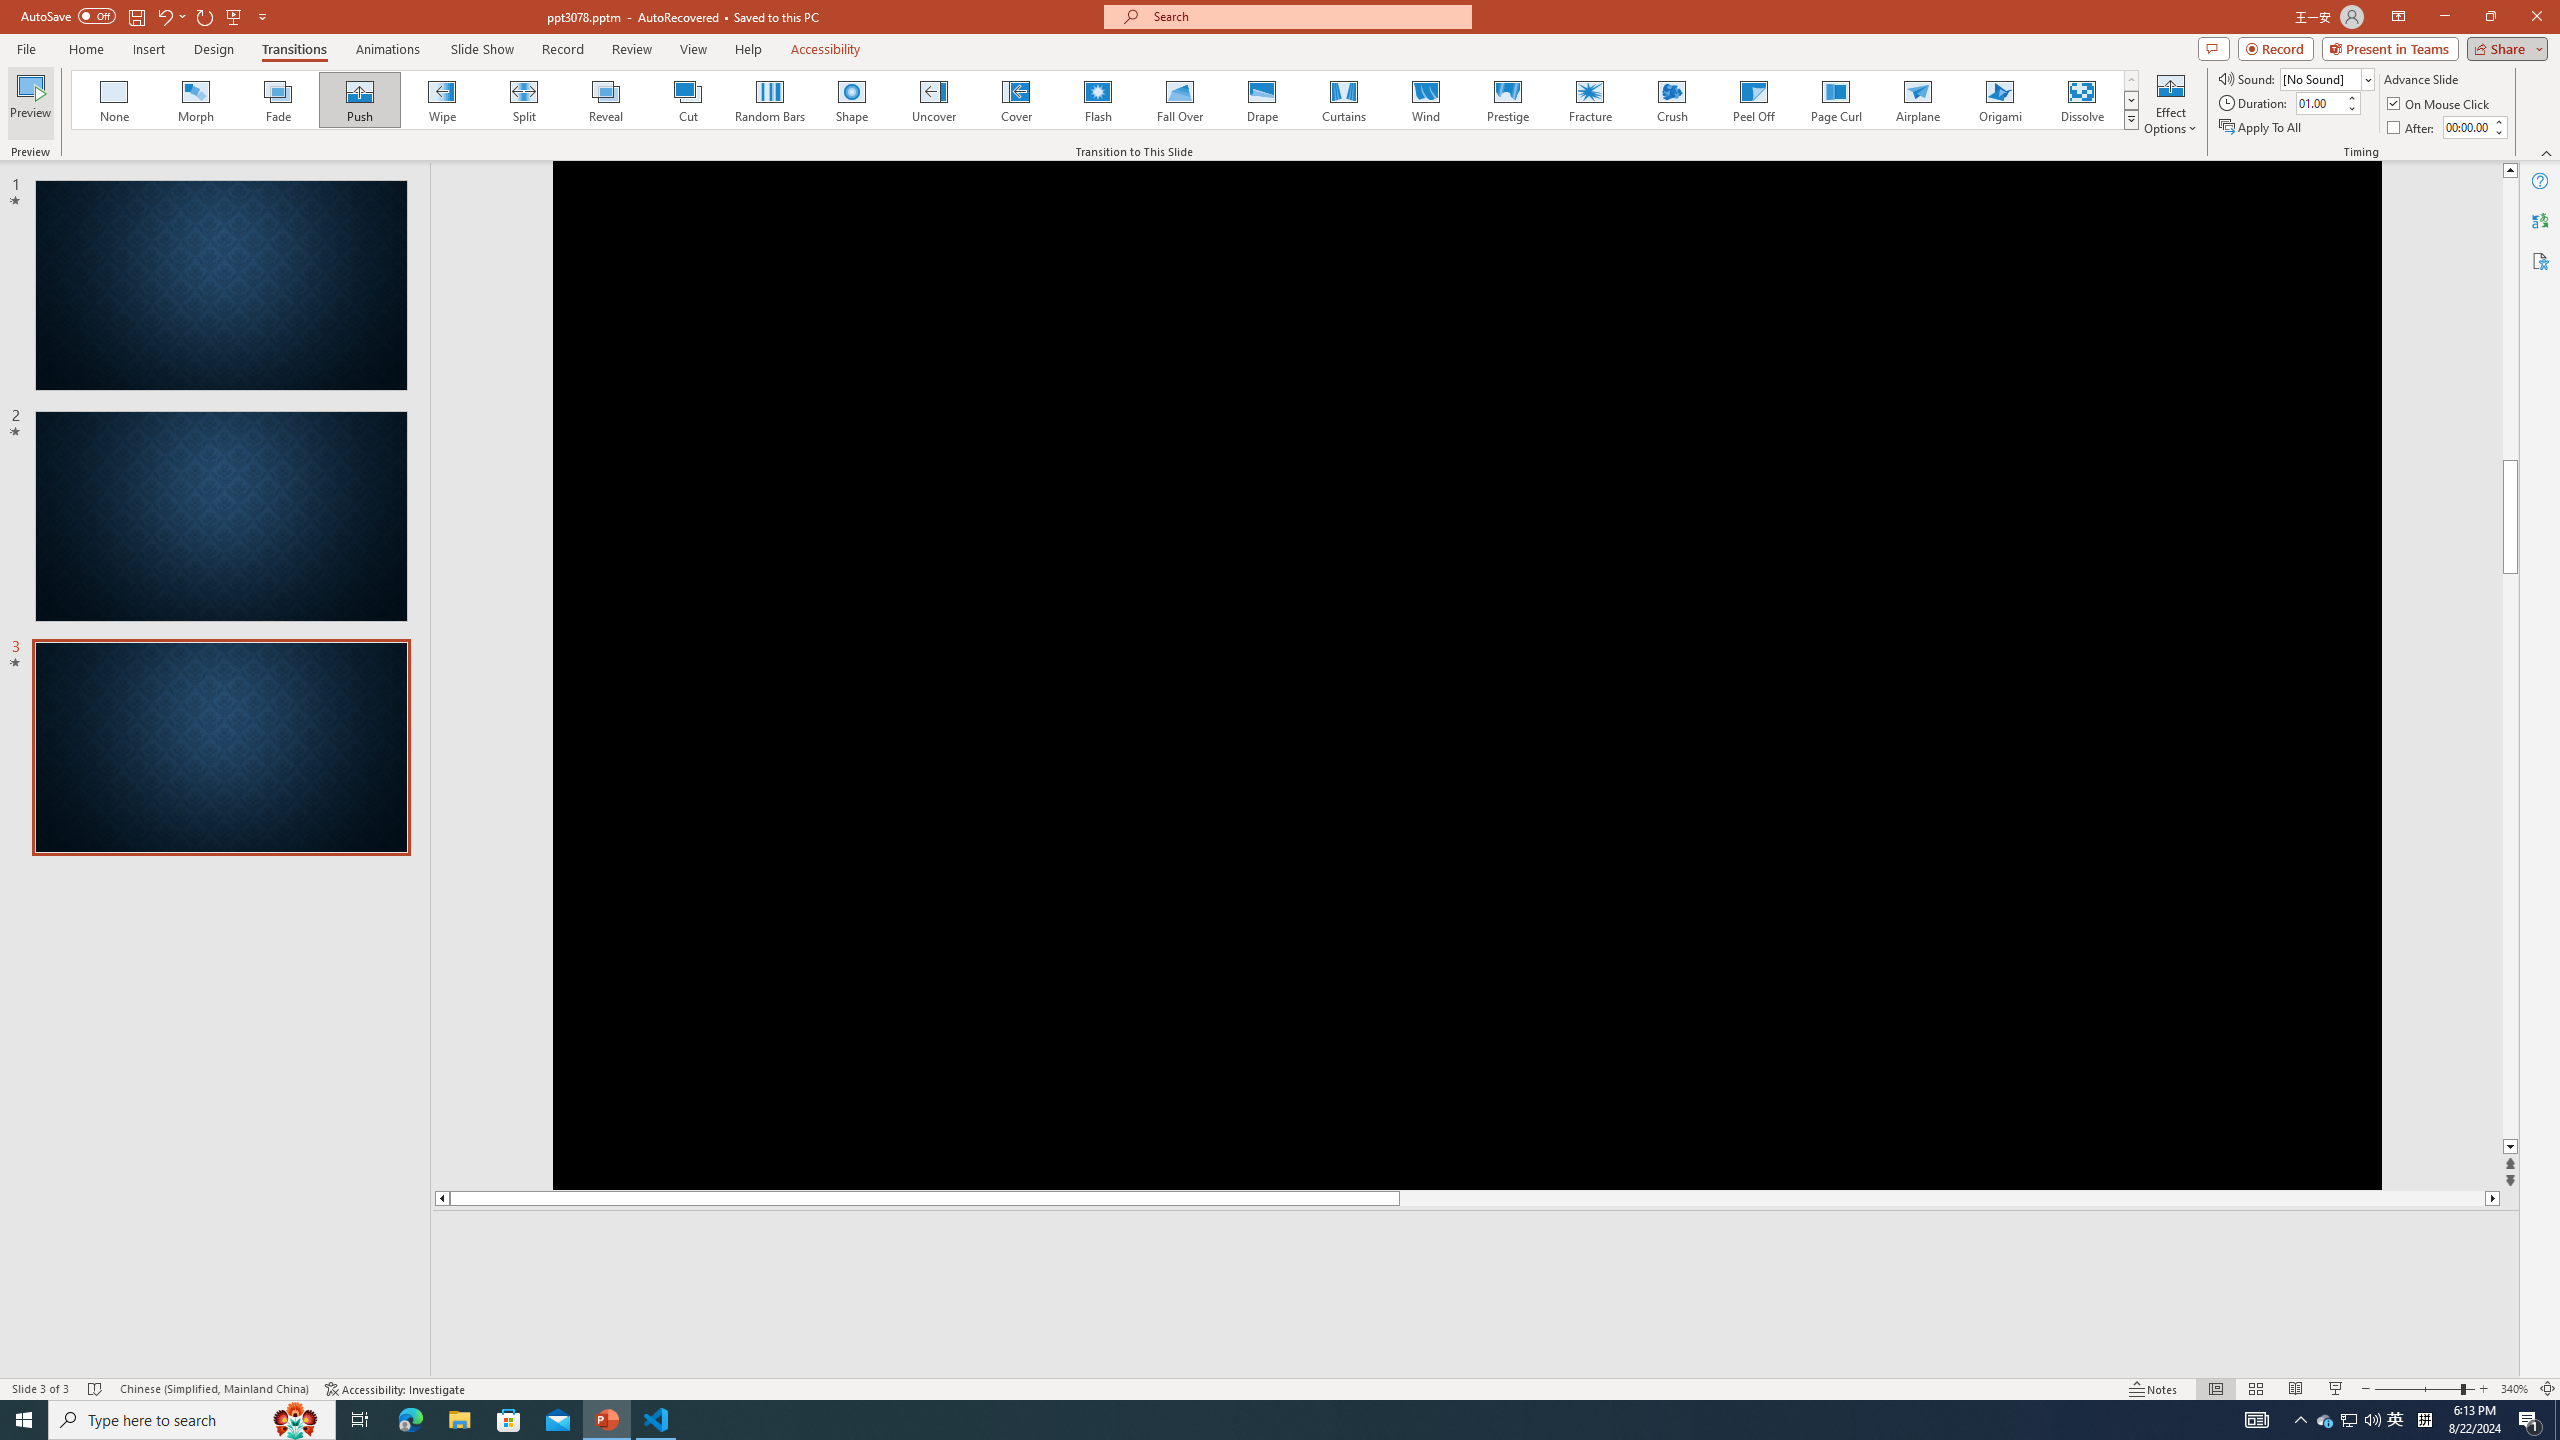 The image size is (2560, 1440). Describe the element at coordinates (2262, 127) in the screenshot. I see `'Apply To All'` at that location.